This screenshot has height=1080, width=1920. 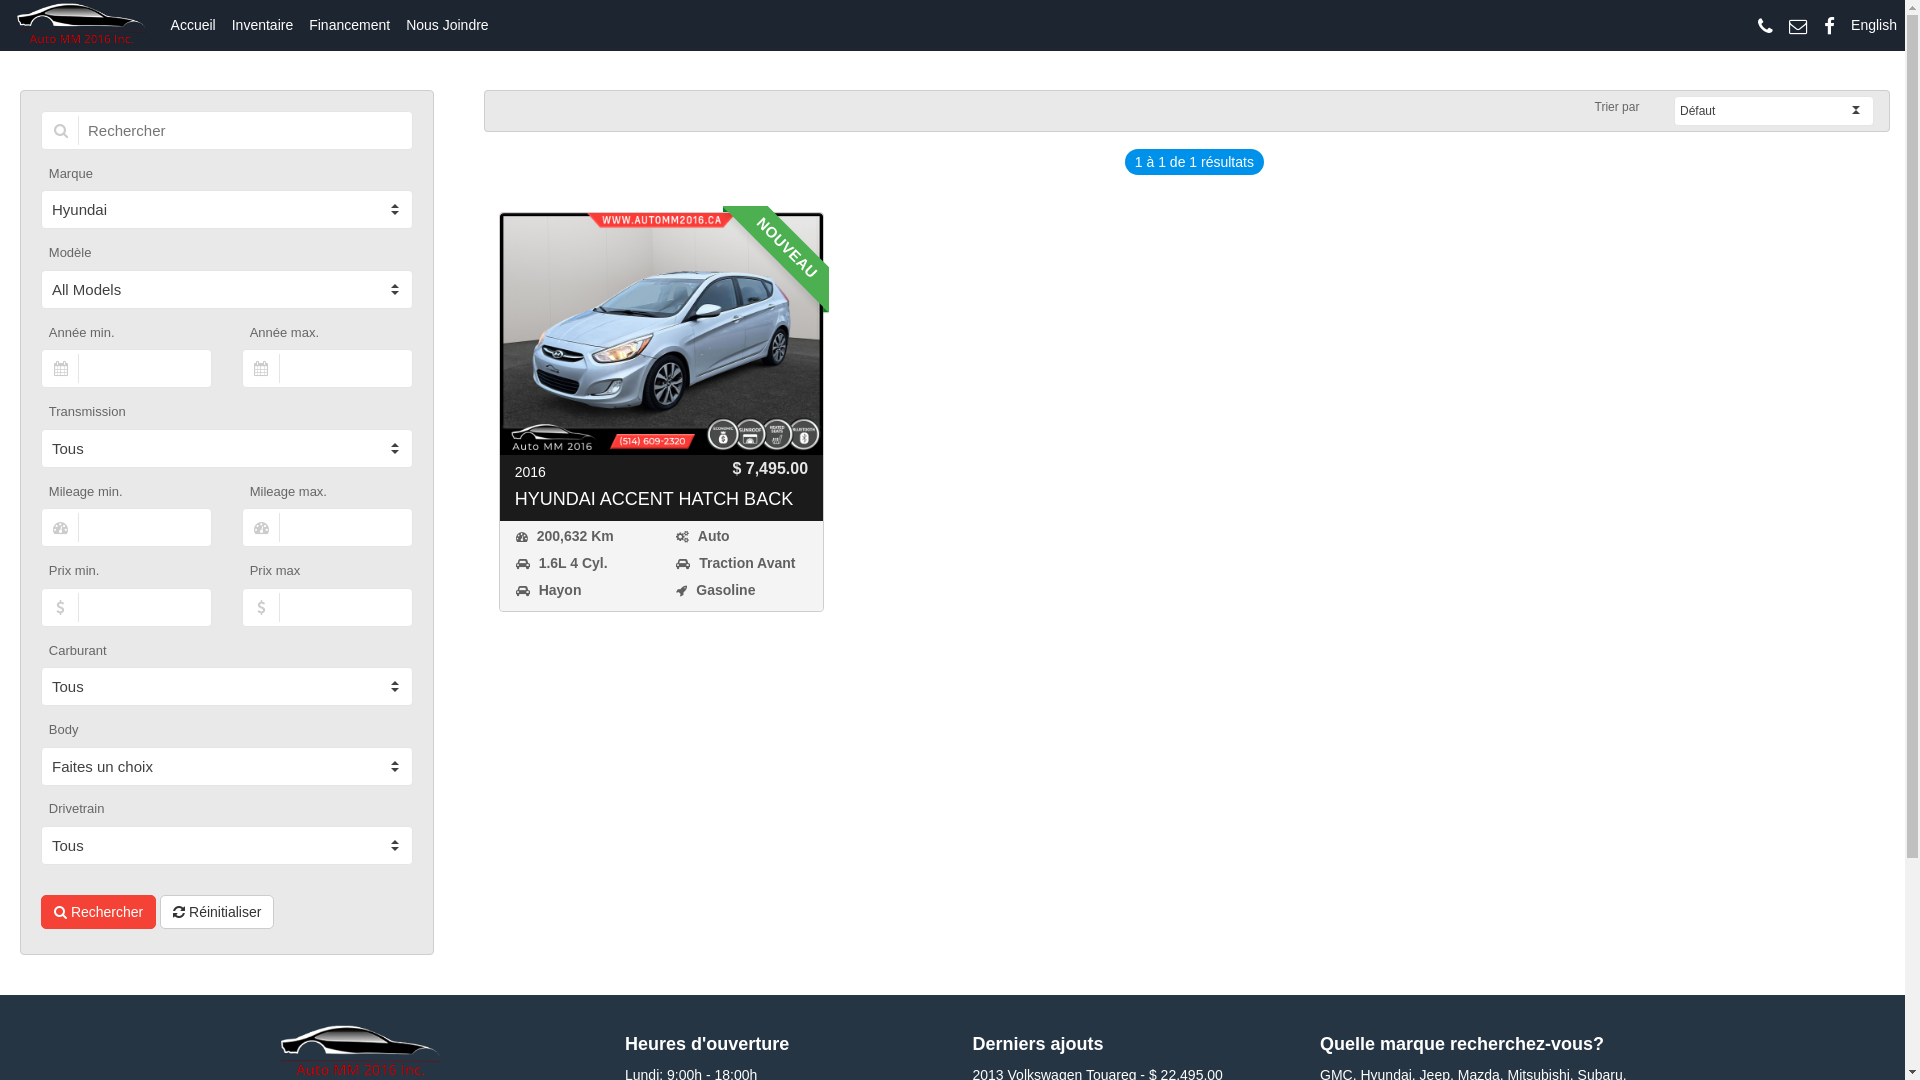 I want to click on 'English', so click(x=1842, y=24).